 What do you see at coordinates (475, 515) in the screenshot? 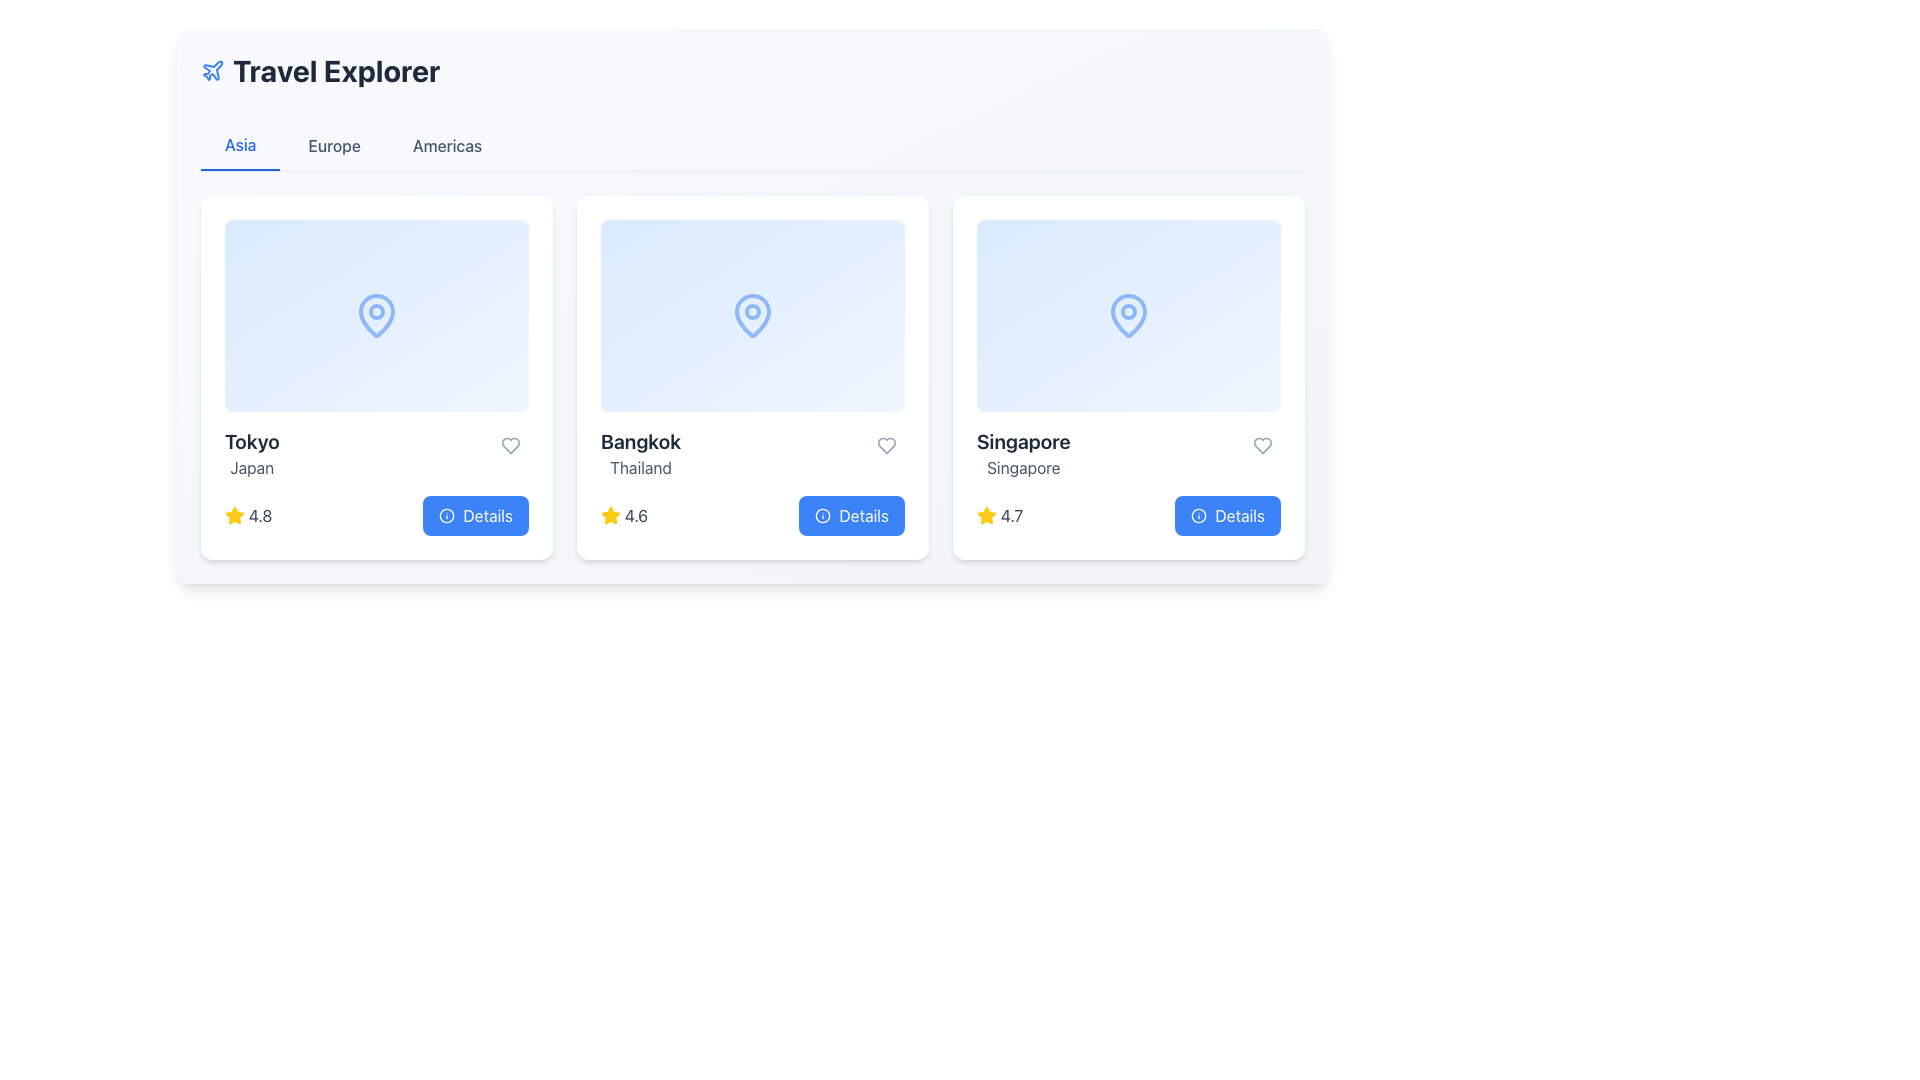
I see `the button located in the bottom-right corner of the leftmost card, adjacent to the rating indication ('4.8') and a star icon, for keyboard navigation` at bounding box center [475, 515].